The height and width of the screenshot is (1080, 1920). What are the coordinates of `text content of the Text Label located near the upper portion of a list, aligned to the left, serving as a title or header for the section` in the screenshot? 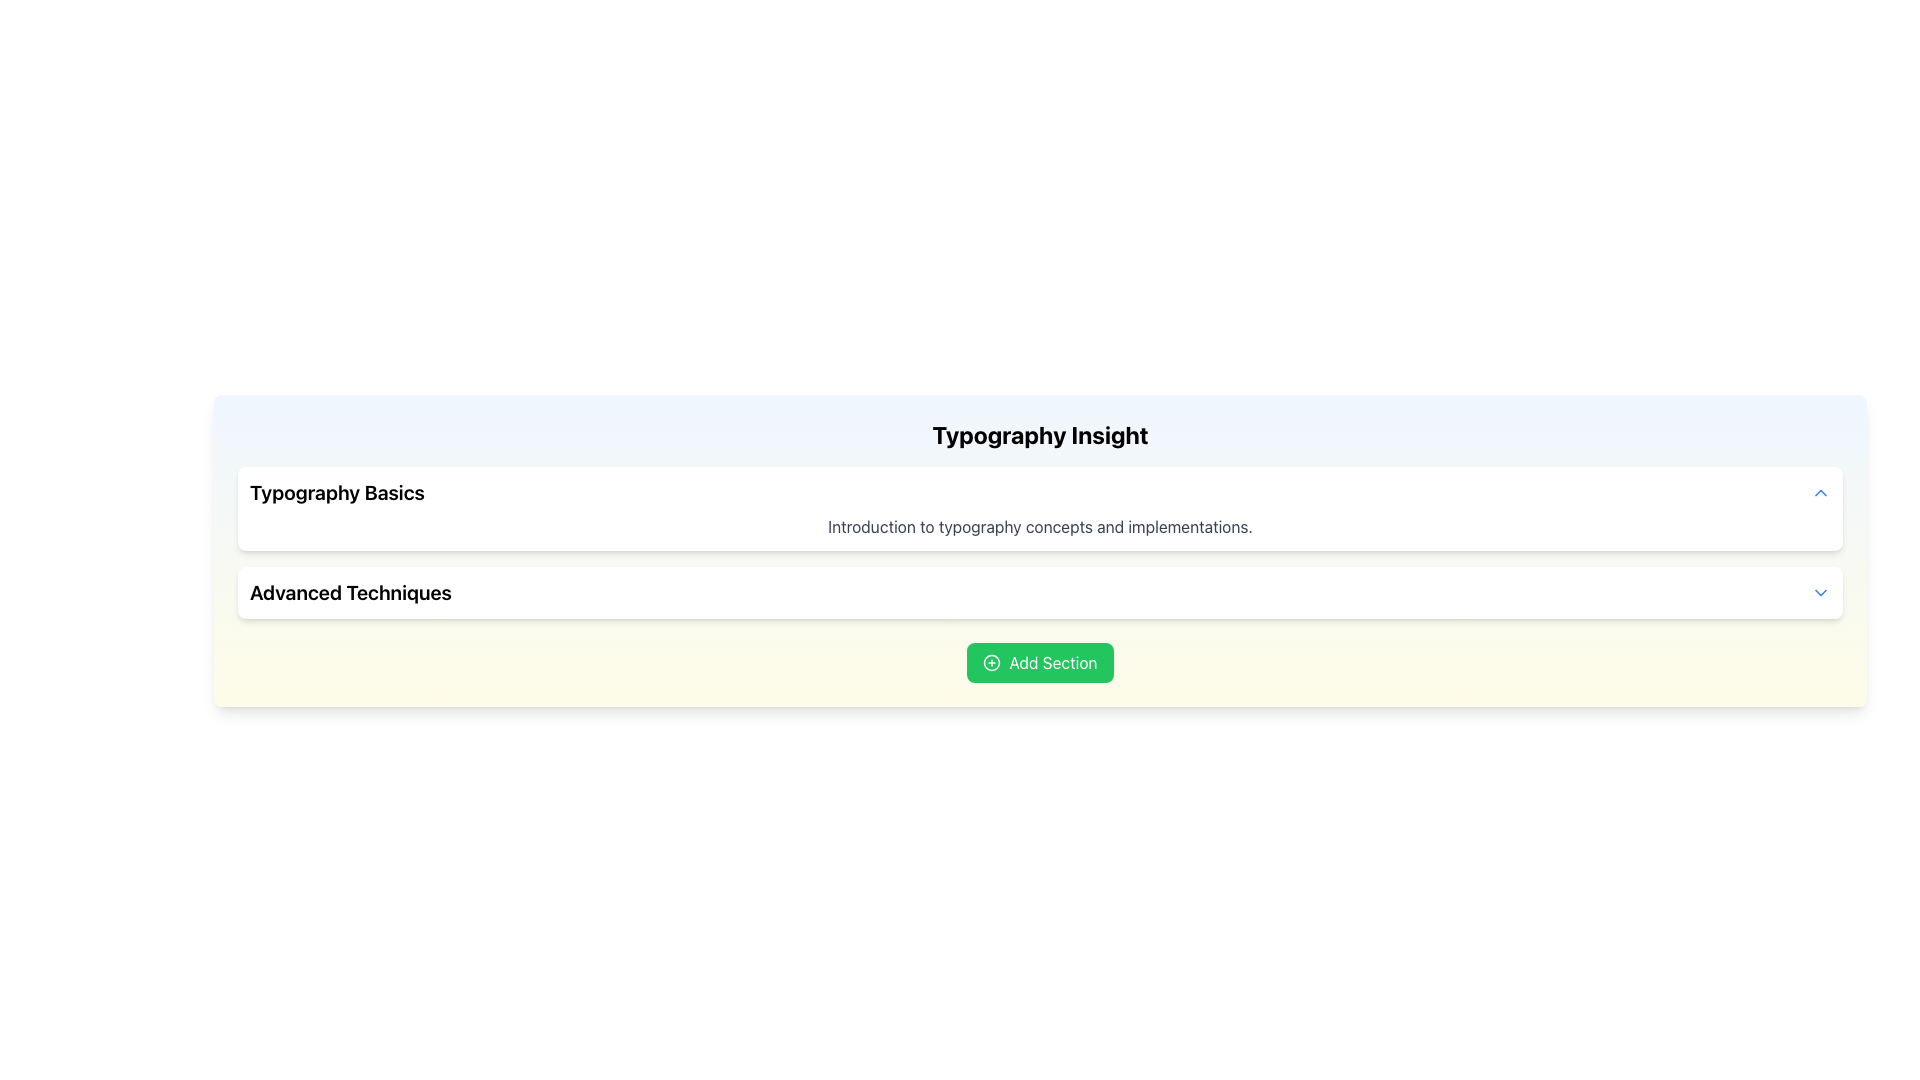 It's located at (350, 592).